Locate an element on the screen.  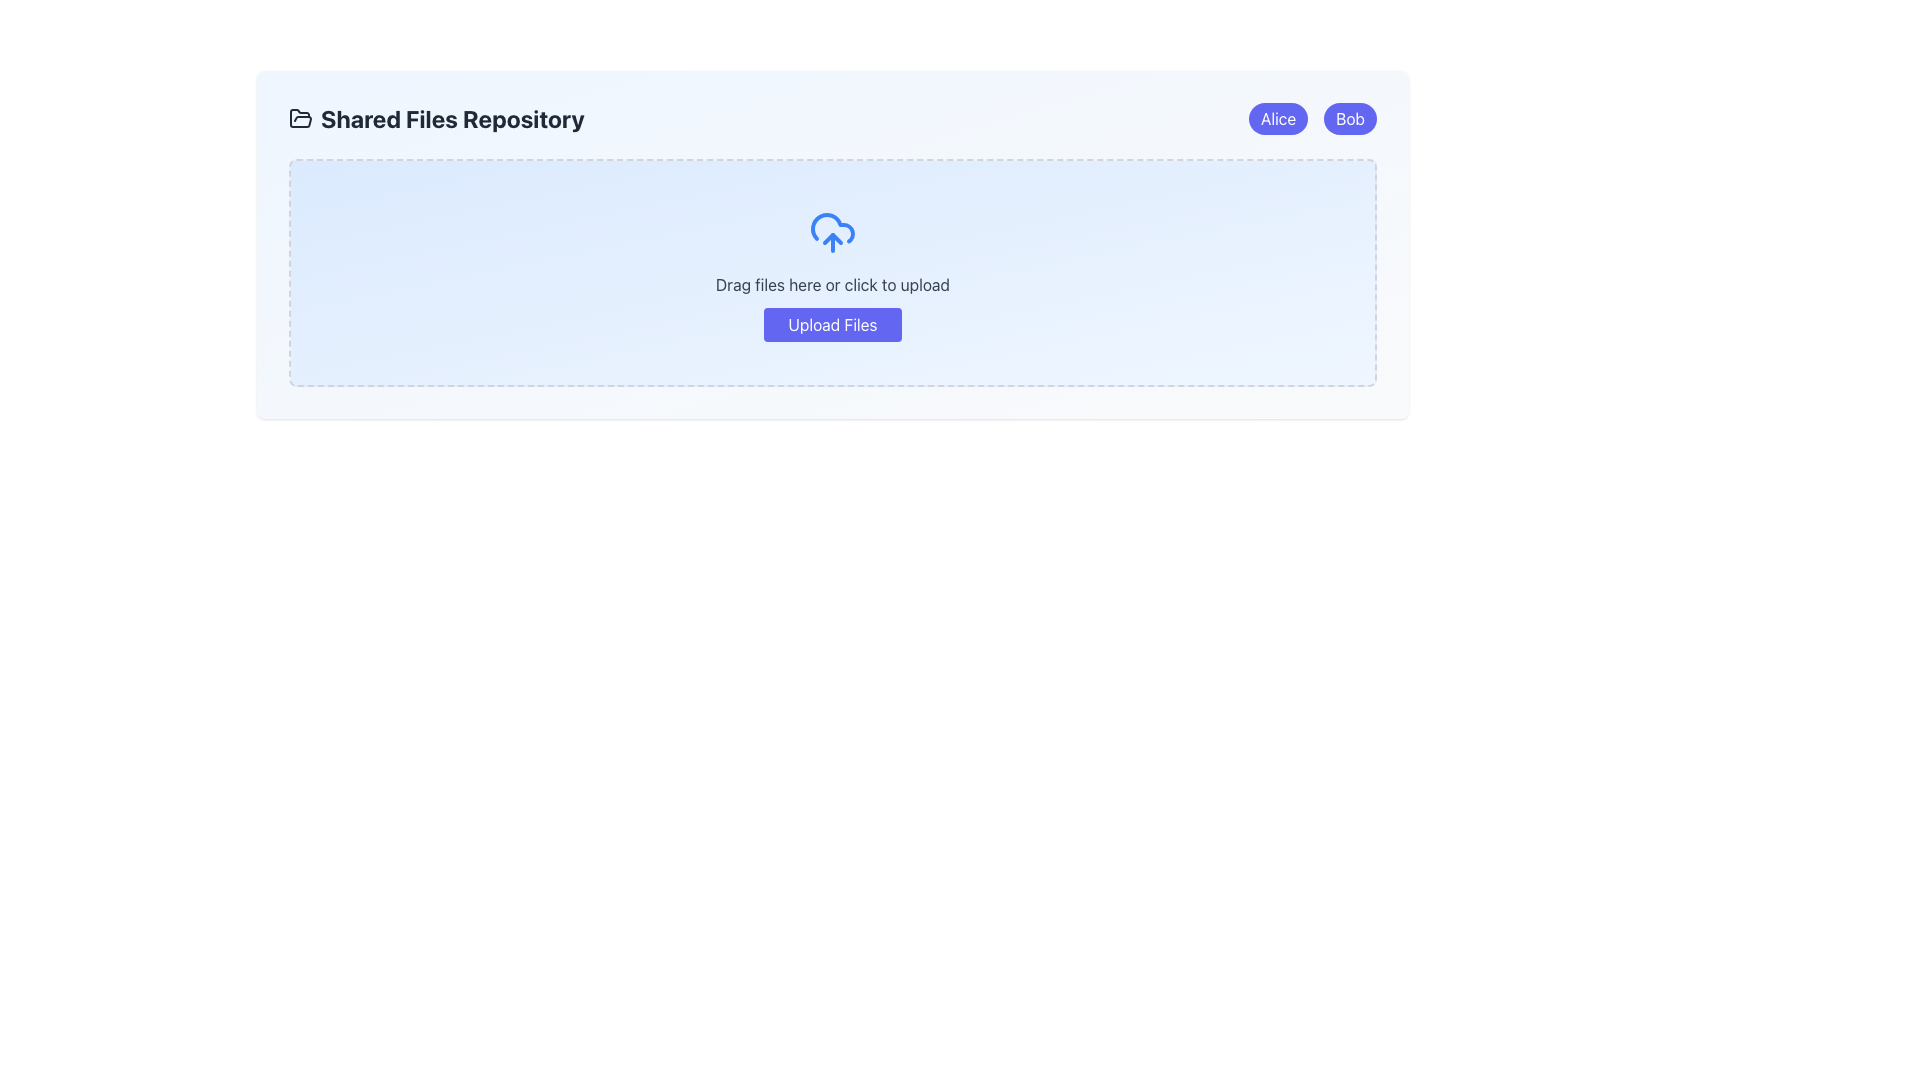
the button located to the right of the 'Alice' button, which serves as a clickable tag or selection option is located at coordinates (1350, 119).